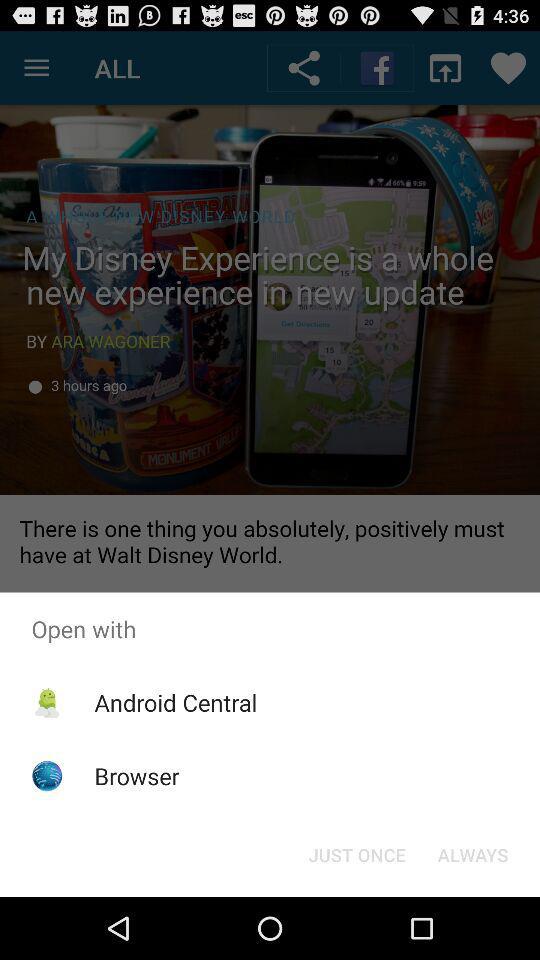 Image resolution: width=540 pixels, height=960 pixels. What do you see at coordinates (356, 853) in the screenshot?
I see `icon next to always` at bounding box center [356, 853].